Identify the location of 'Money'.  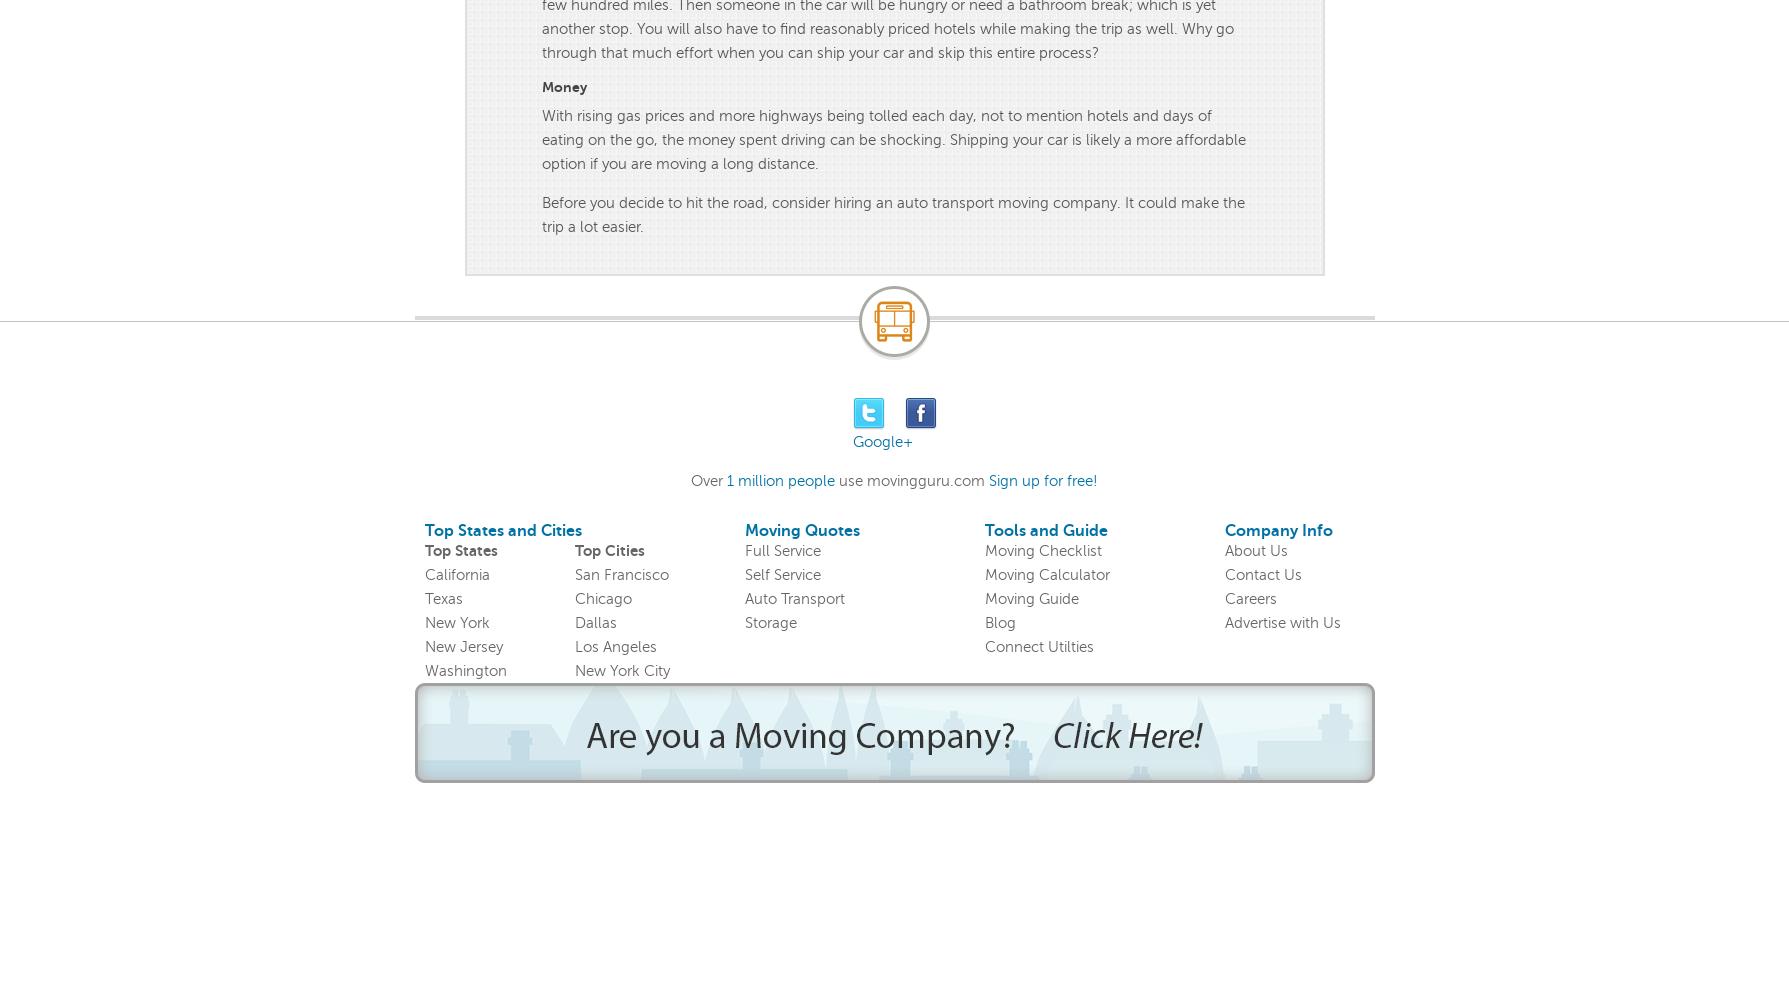
(562, 86).